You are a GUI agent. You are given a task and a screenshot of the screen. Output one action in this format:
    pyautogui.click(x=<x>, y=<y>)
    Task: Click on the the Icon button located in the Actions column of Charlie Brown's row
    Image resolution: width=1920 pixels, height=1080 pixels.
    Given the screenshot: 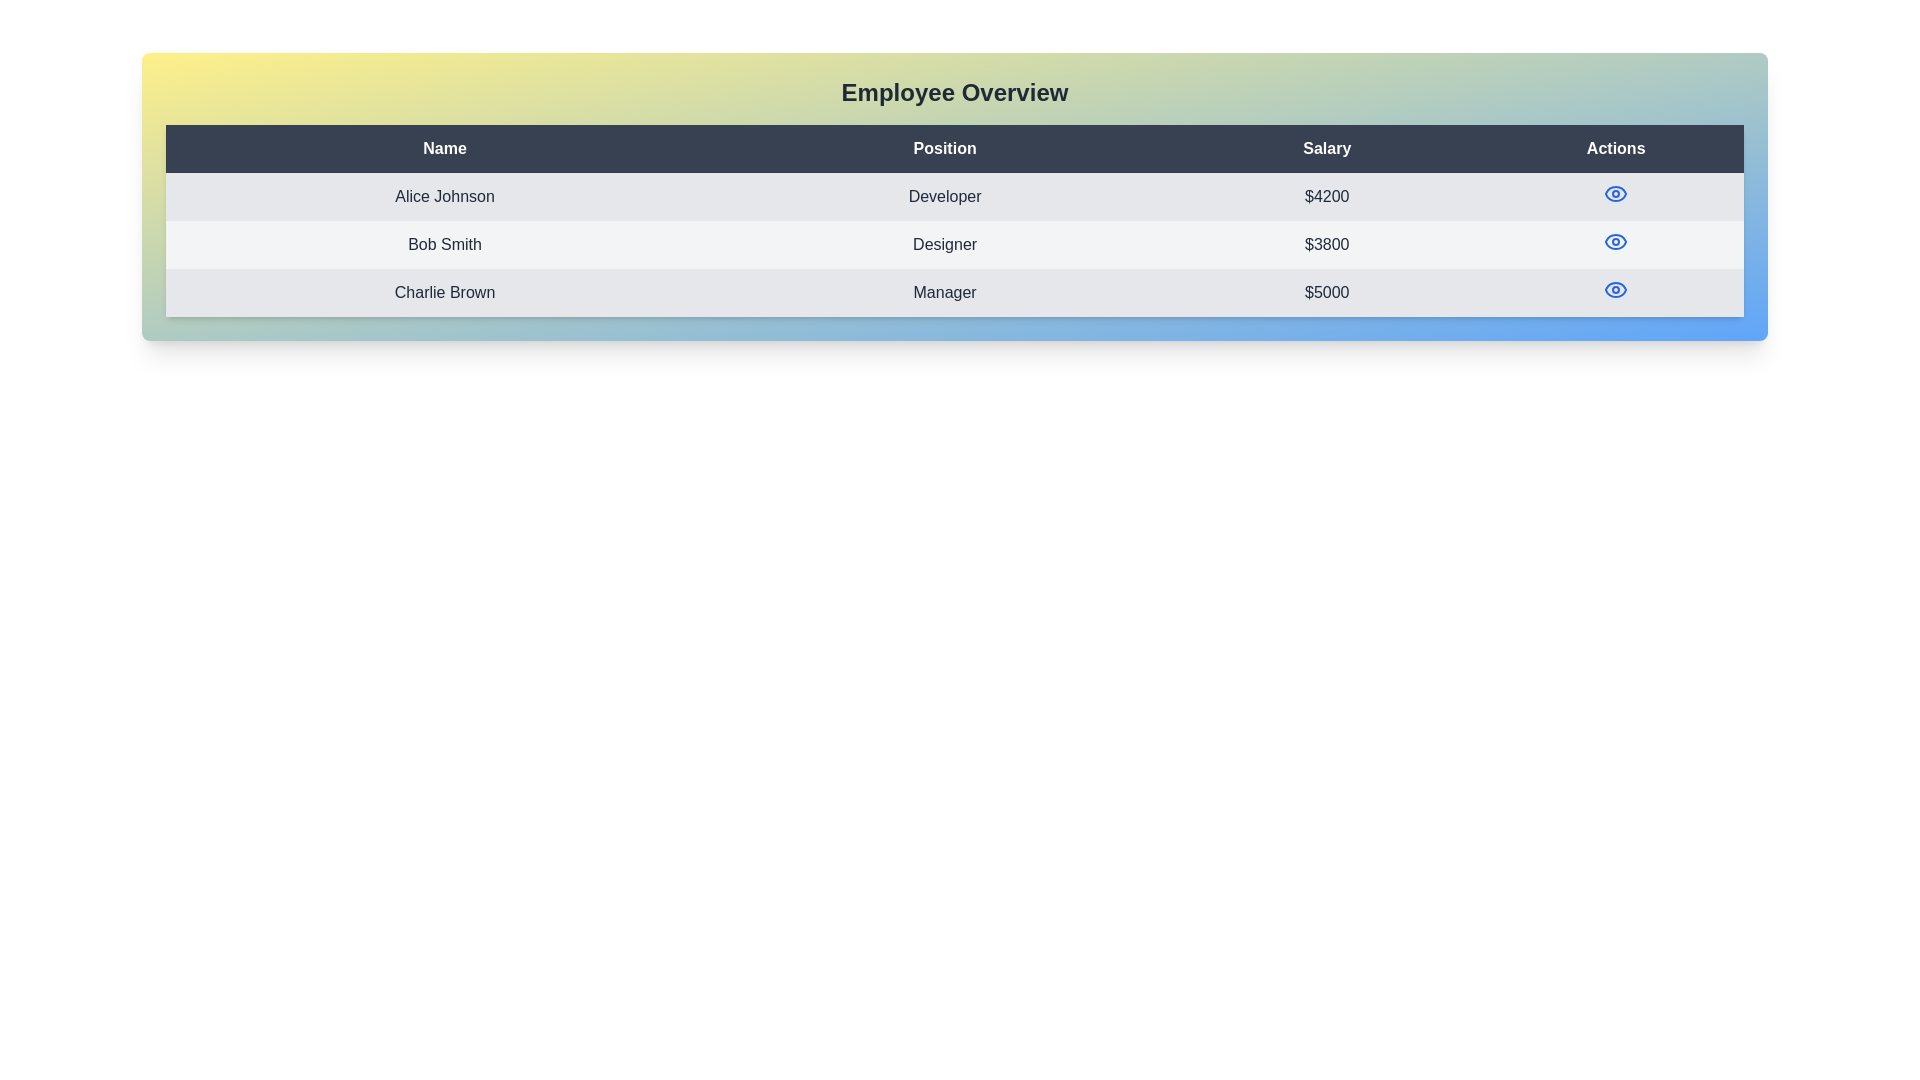 What is the action you would take?
    pyautogui.click(x=1616, y=289)
    